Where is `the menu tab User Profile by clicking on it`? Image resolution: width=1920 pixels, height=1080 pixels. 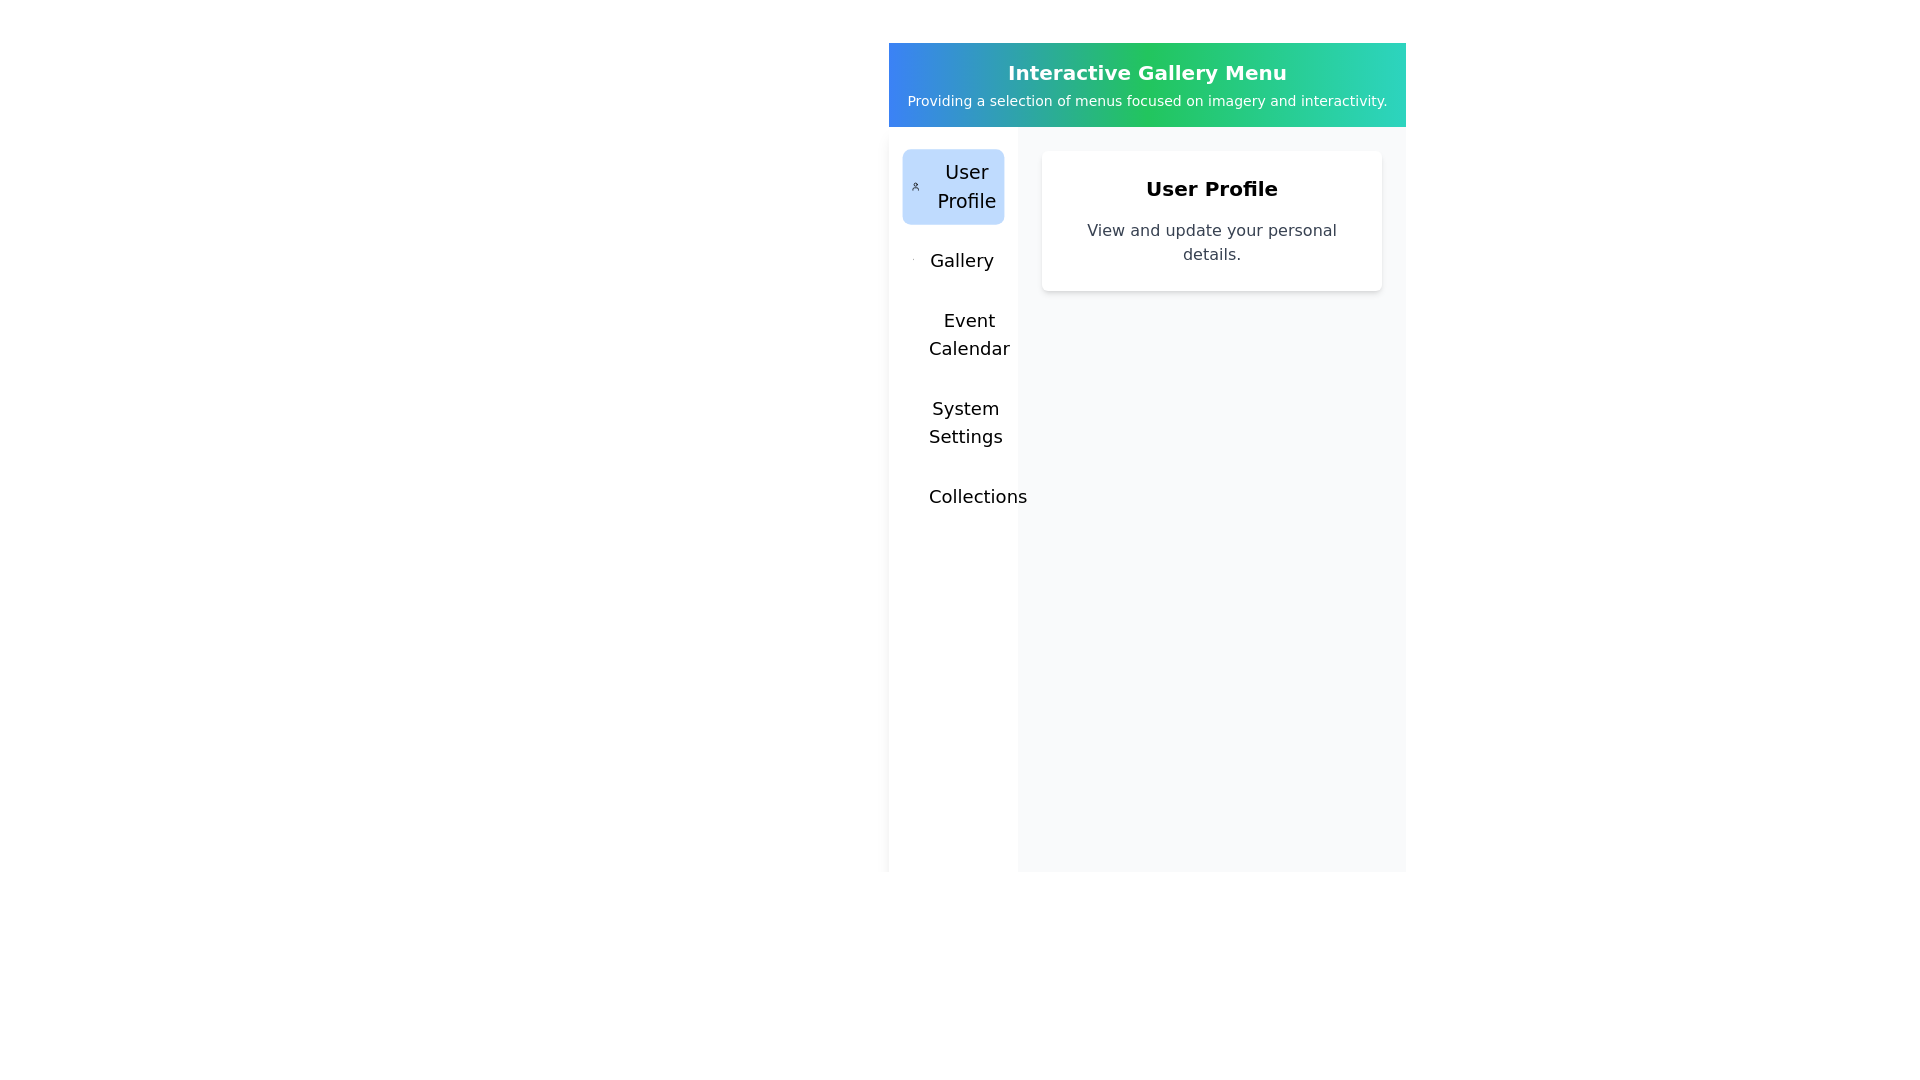 the menu tab User Profile by clicking on it is located at coordinates (952, 186).